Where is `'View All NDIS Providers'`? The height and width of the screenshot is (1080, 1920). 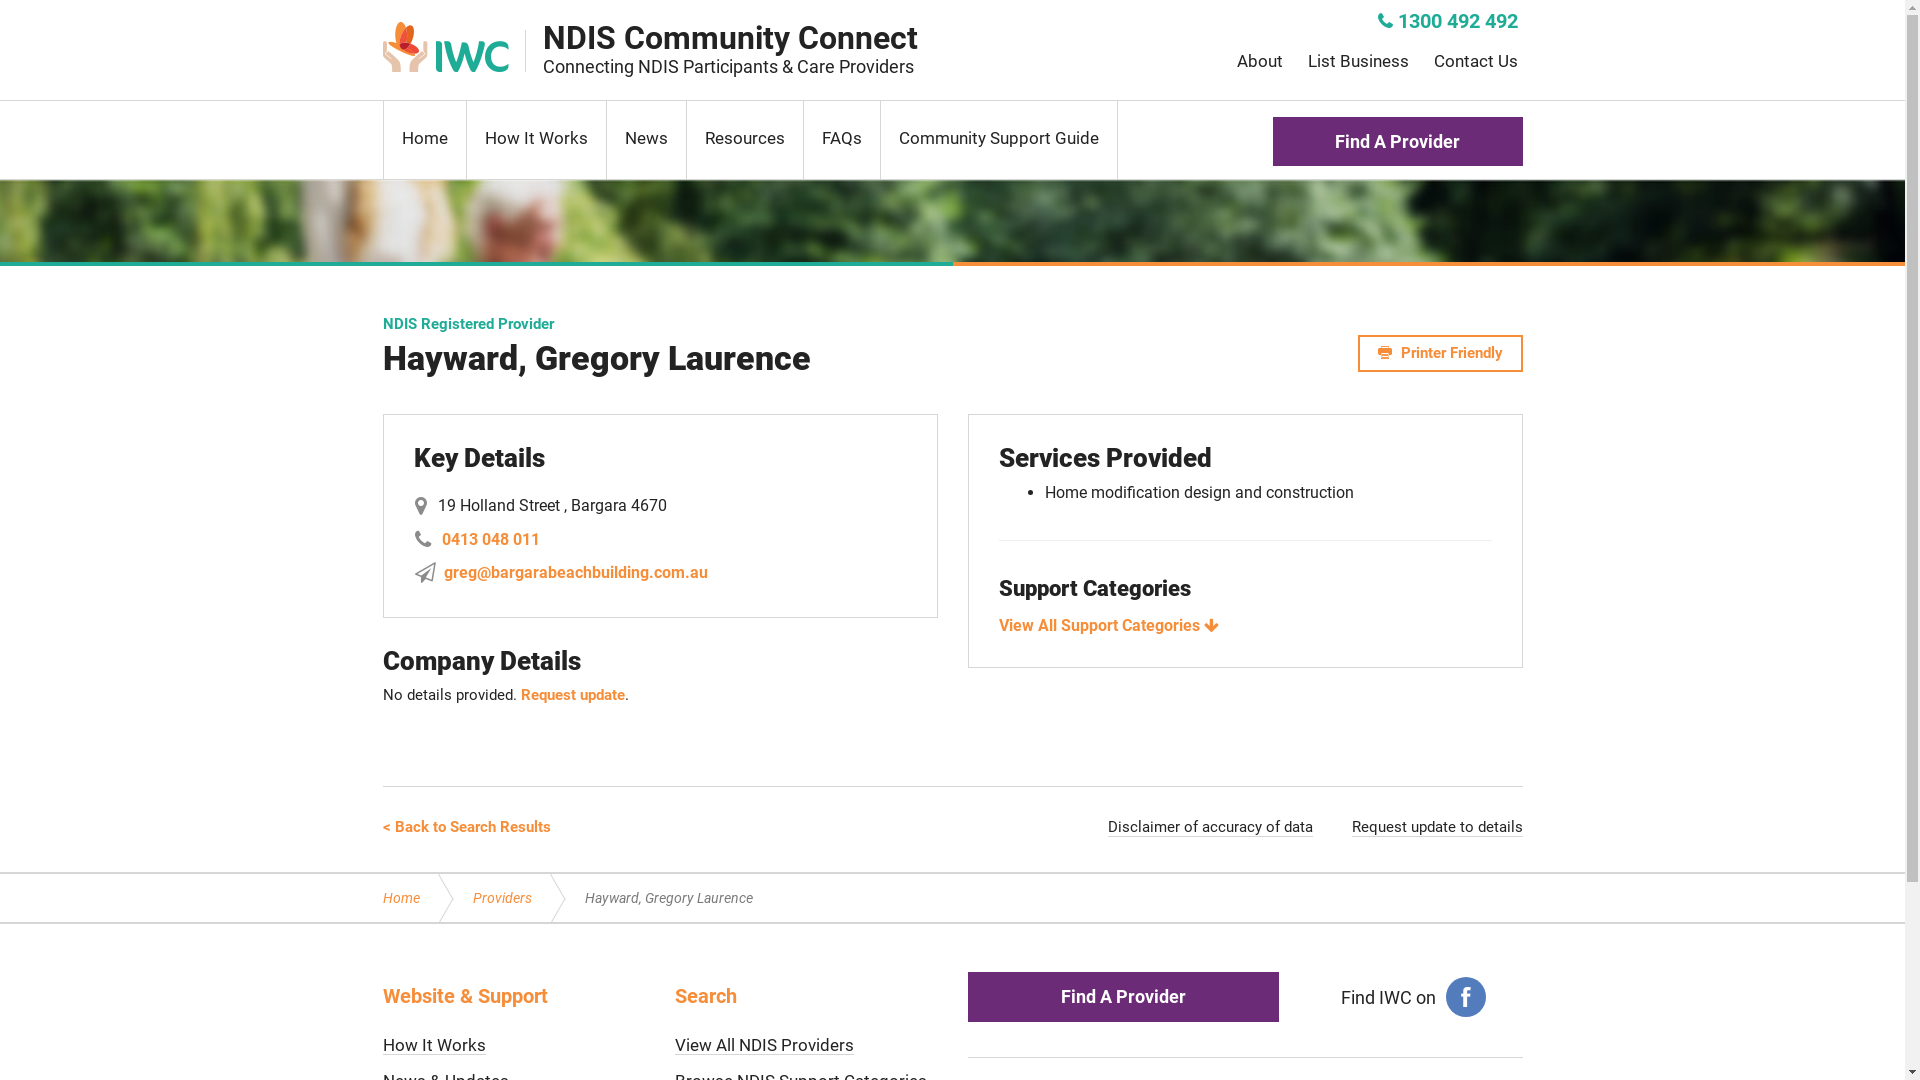 'View All NDIS Providers' is located at coordinates (675, 1044).